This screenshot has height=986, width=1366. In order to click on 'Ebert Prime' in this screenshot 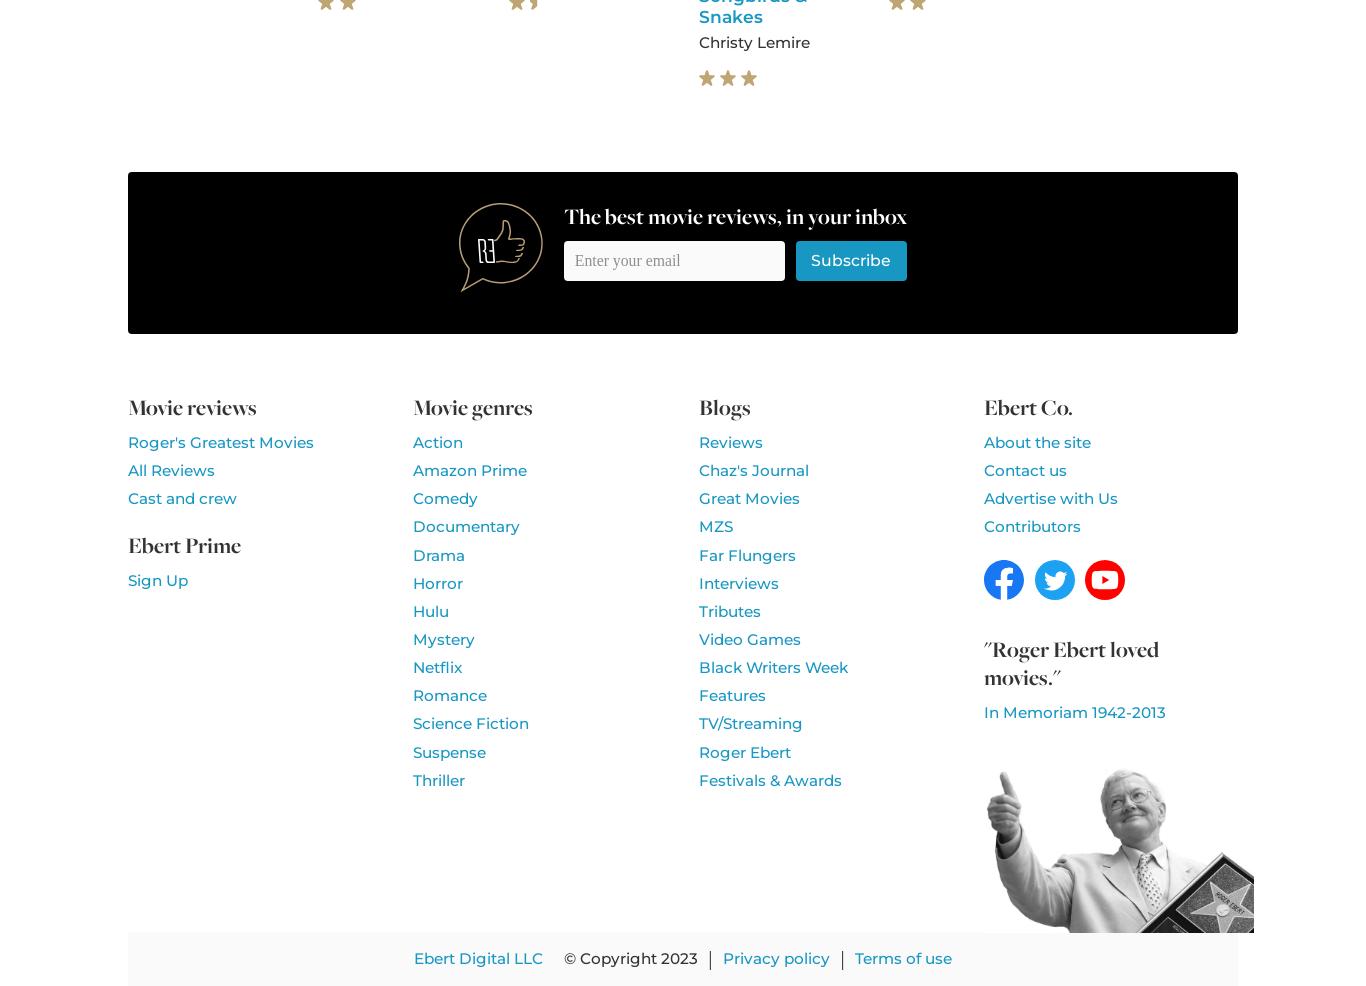, I will do `click(183, 543)`.